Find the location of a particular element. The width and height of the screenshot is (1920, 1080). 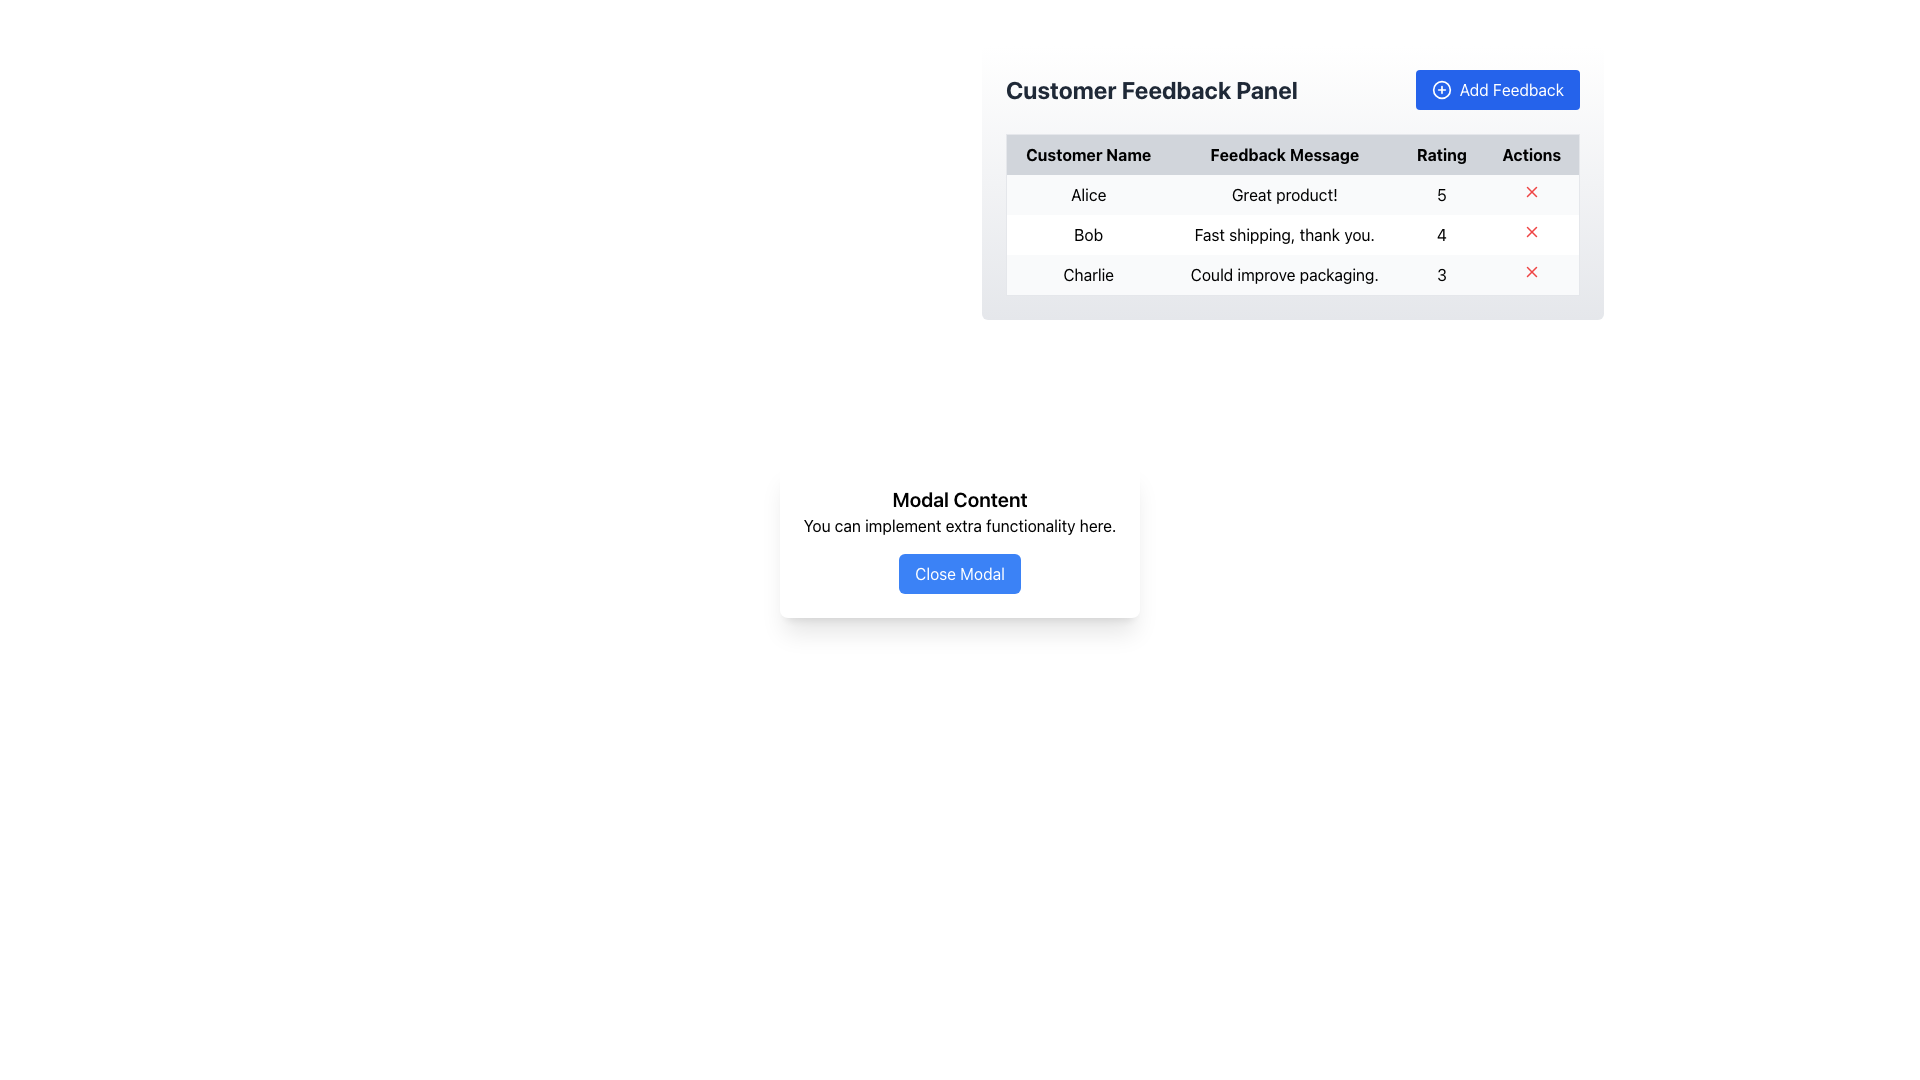

the circular icon with a plus sign inside, which is positioned to the left of the text in the 'Add Feedback' button at the top right of the interface is located at coordinates (1441, 88).